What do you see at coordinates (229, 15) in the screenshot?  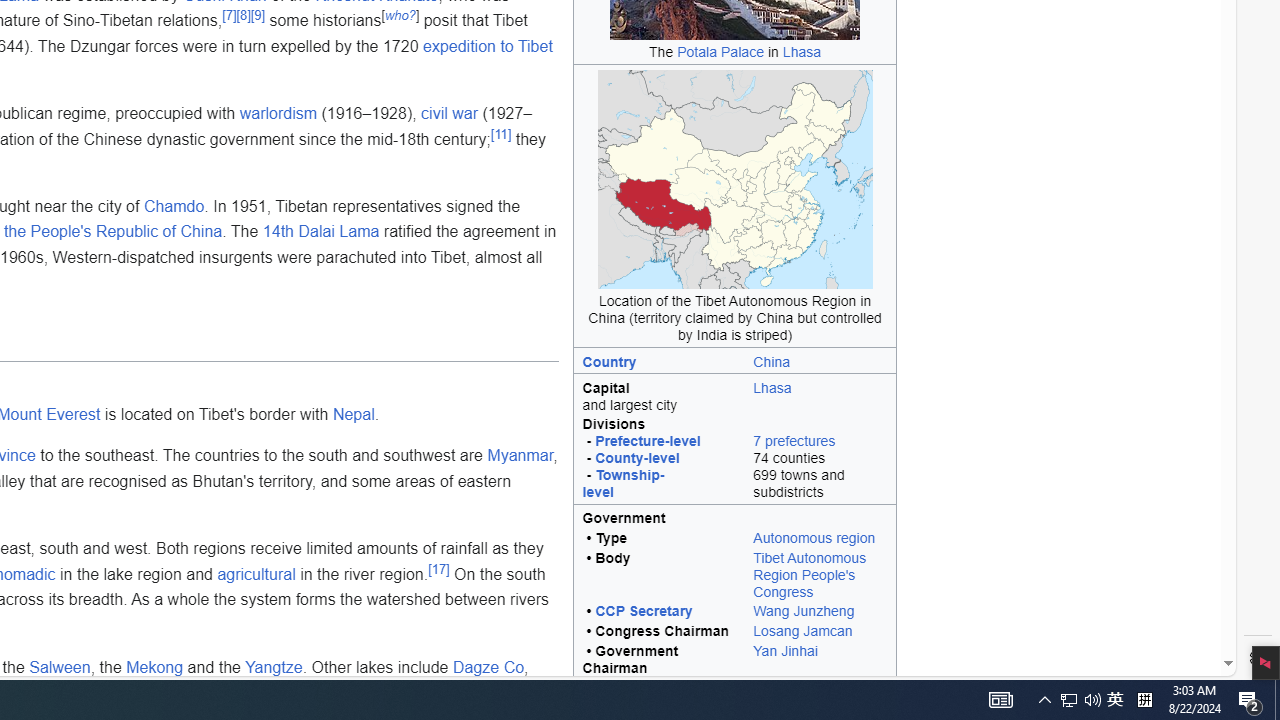 I see `'[7]'` at bounding box center [229, 15].